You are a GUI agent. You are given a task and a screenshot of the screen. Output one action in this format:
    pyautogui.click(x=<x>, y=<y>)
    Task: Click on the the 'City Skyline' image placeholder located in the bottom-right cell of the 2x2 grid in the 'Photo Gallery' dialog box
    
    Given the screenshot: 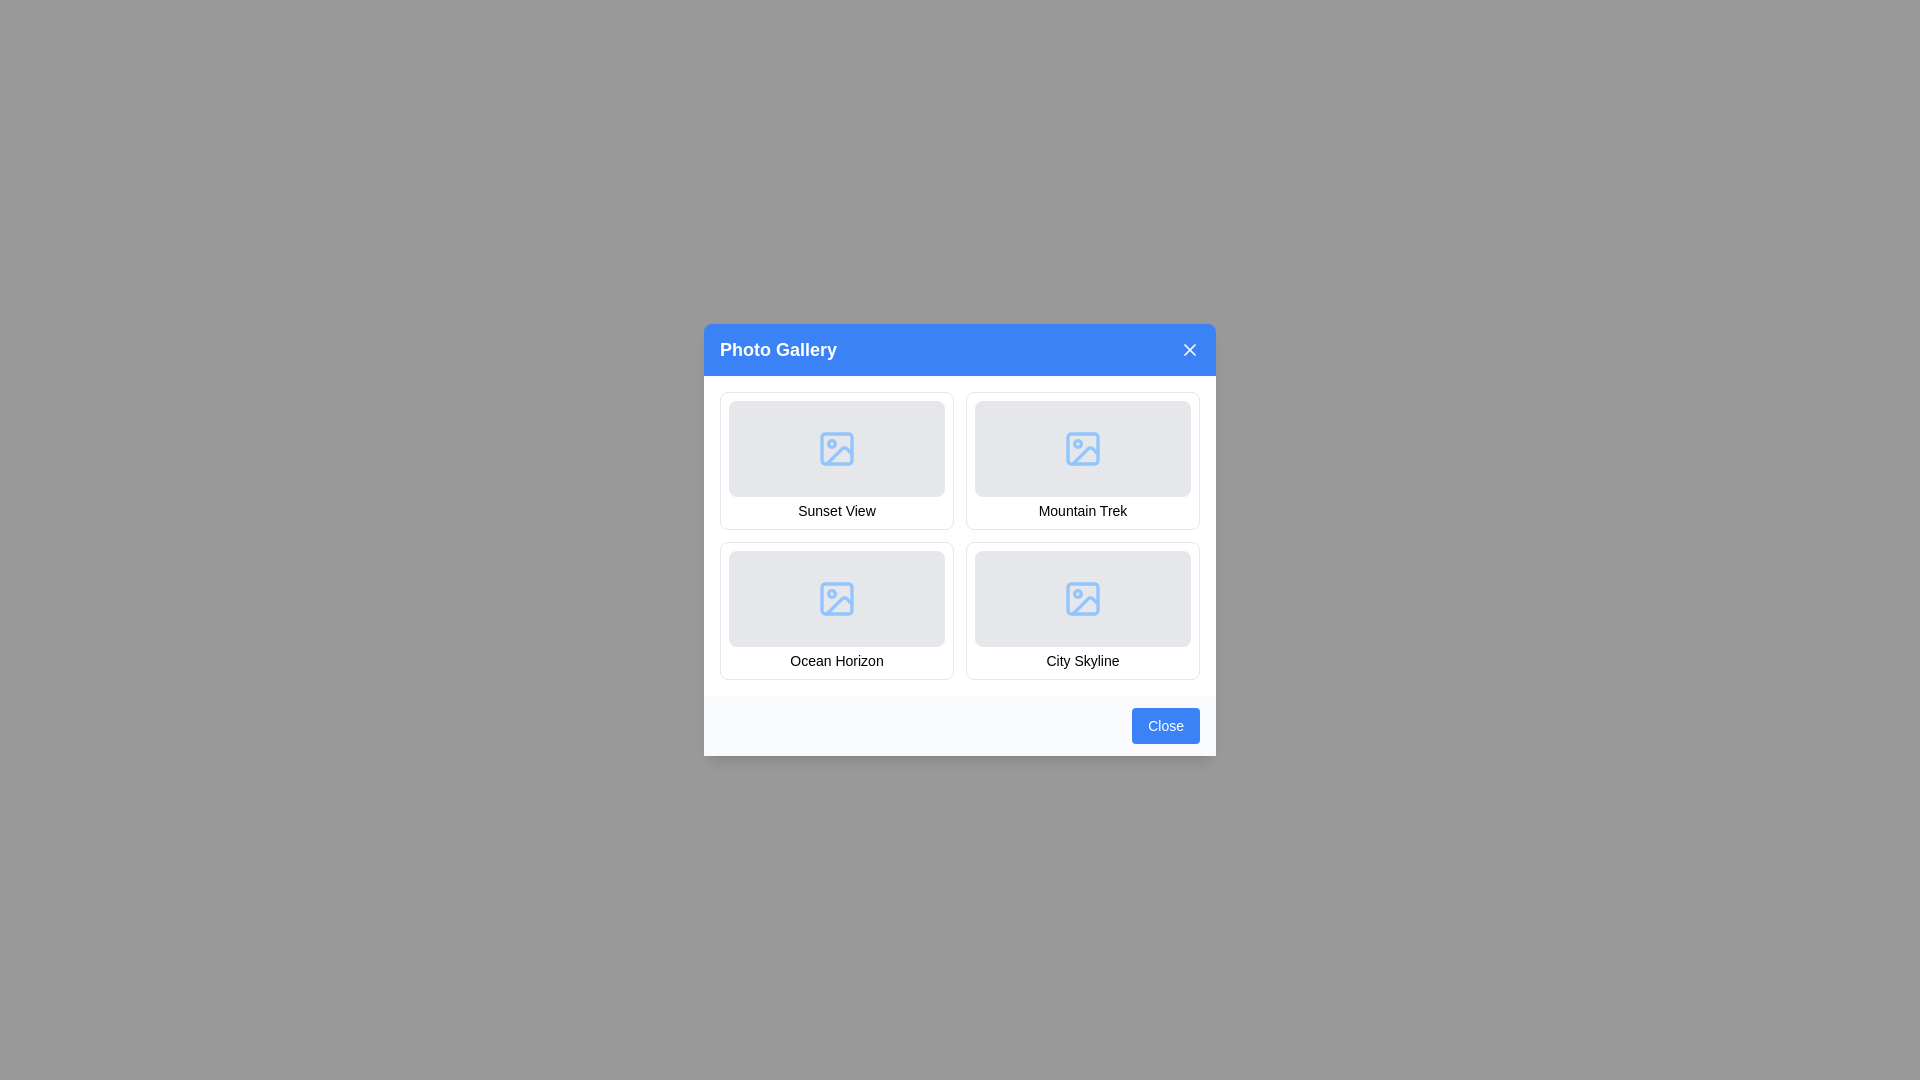 What is the action you would take?
    pyautogui.click(x=1082, y=597)
    